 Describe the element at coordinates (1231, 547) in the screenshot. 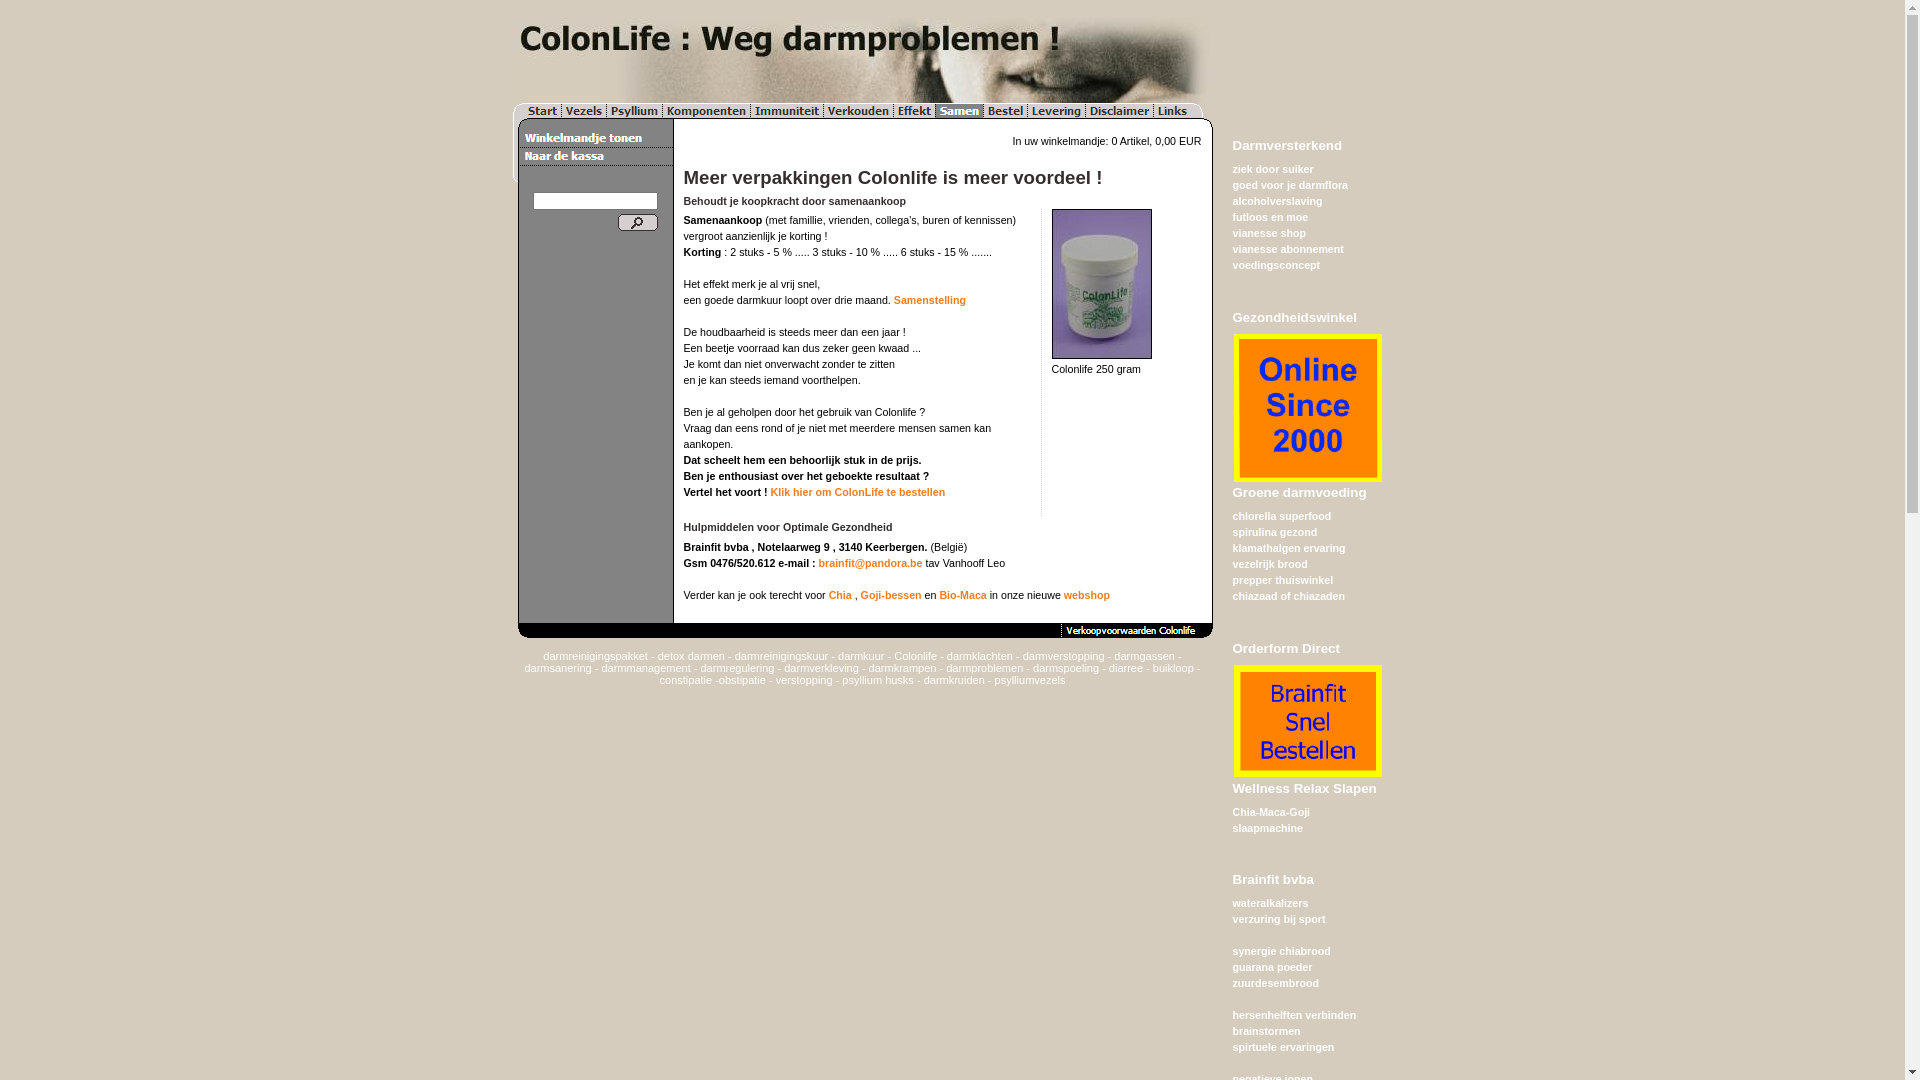

I see `'klamathalgen ervaring'` at that location.